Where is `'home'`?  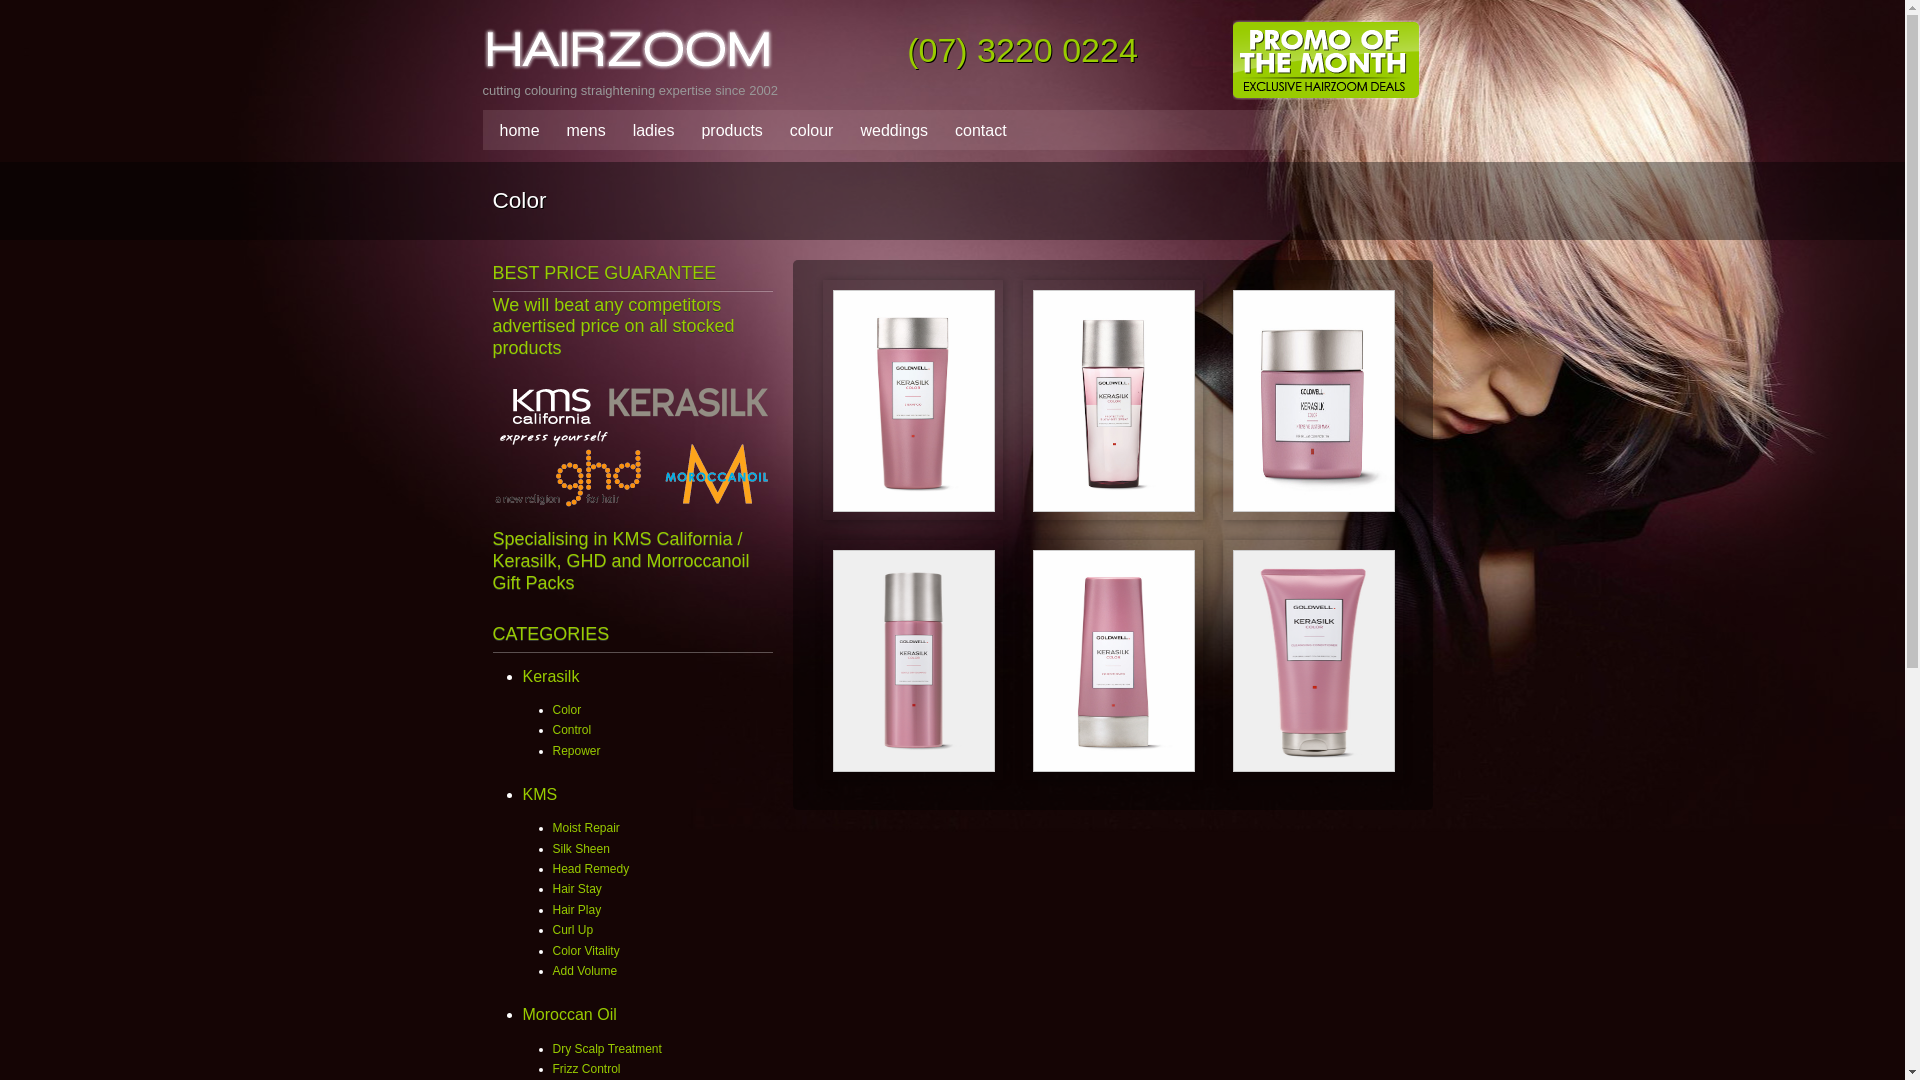 'home' is located at coordinates (514, 131).